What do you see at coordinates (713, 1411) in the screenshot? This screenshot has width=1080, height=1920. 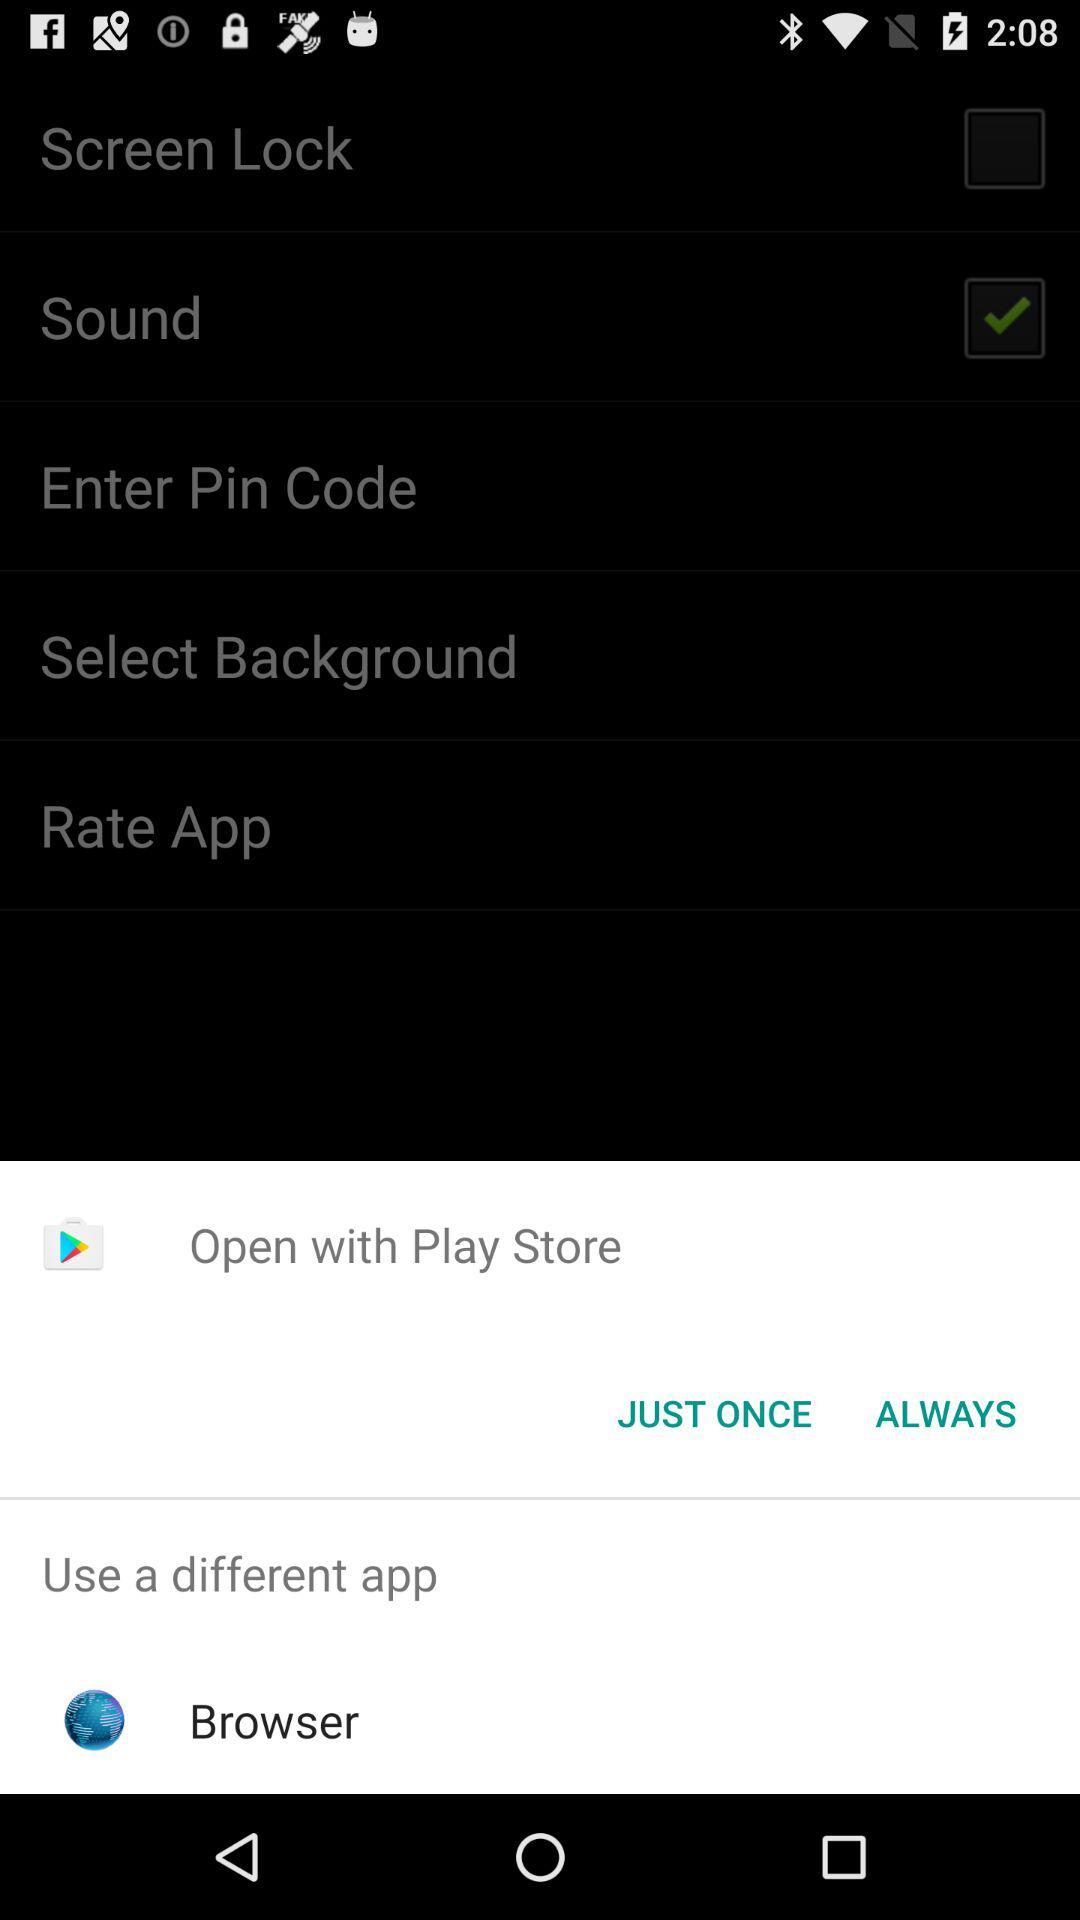 I see `icon below open with play item` at bounding box center [713, 1411].